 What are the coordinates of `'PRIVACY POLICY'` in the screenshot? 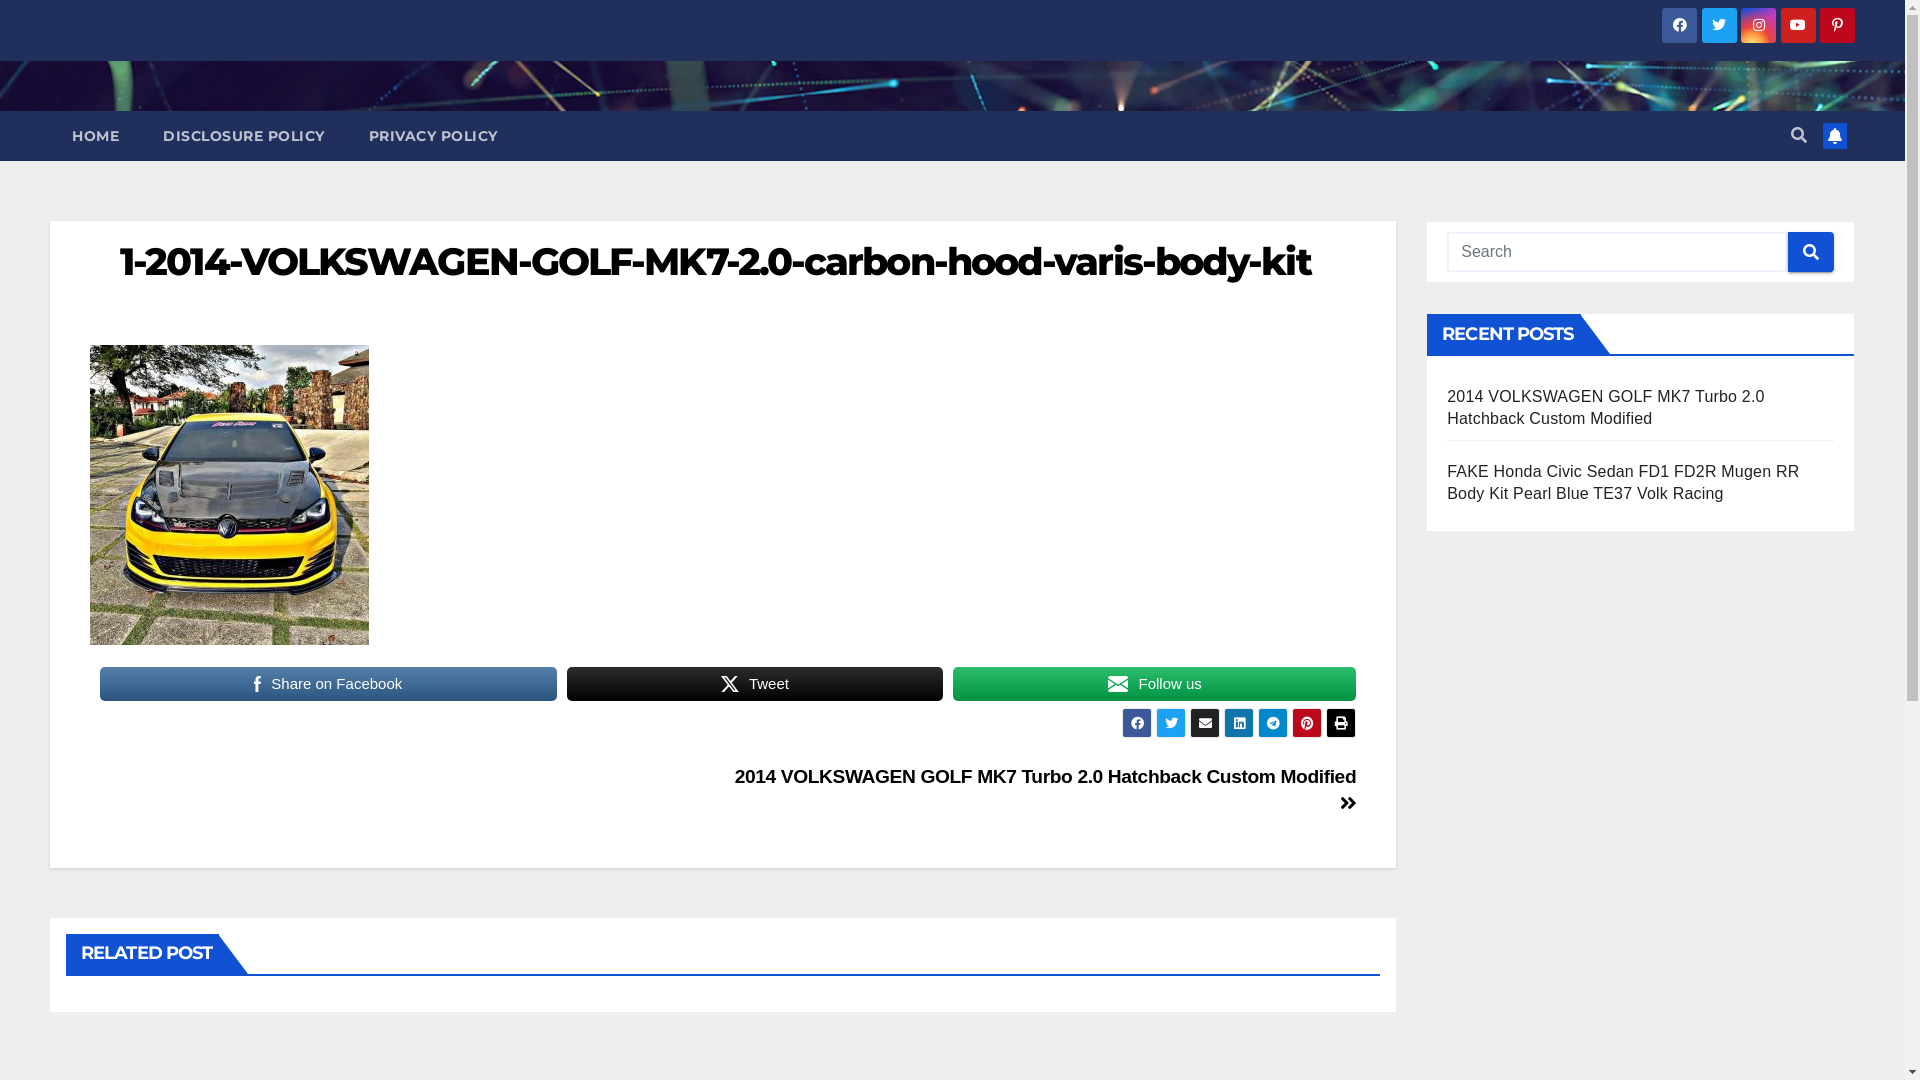 It's located at (431, 135).